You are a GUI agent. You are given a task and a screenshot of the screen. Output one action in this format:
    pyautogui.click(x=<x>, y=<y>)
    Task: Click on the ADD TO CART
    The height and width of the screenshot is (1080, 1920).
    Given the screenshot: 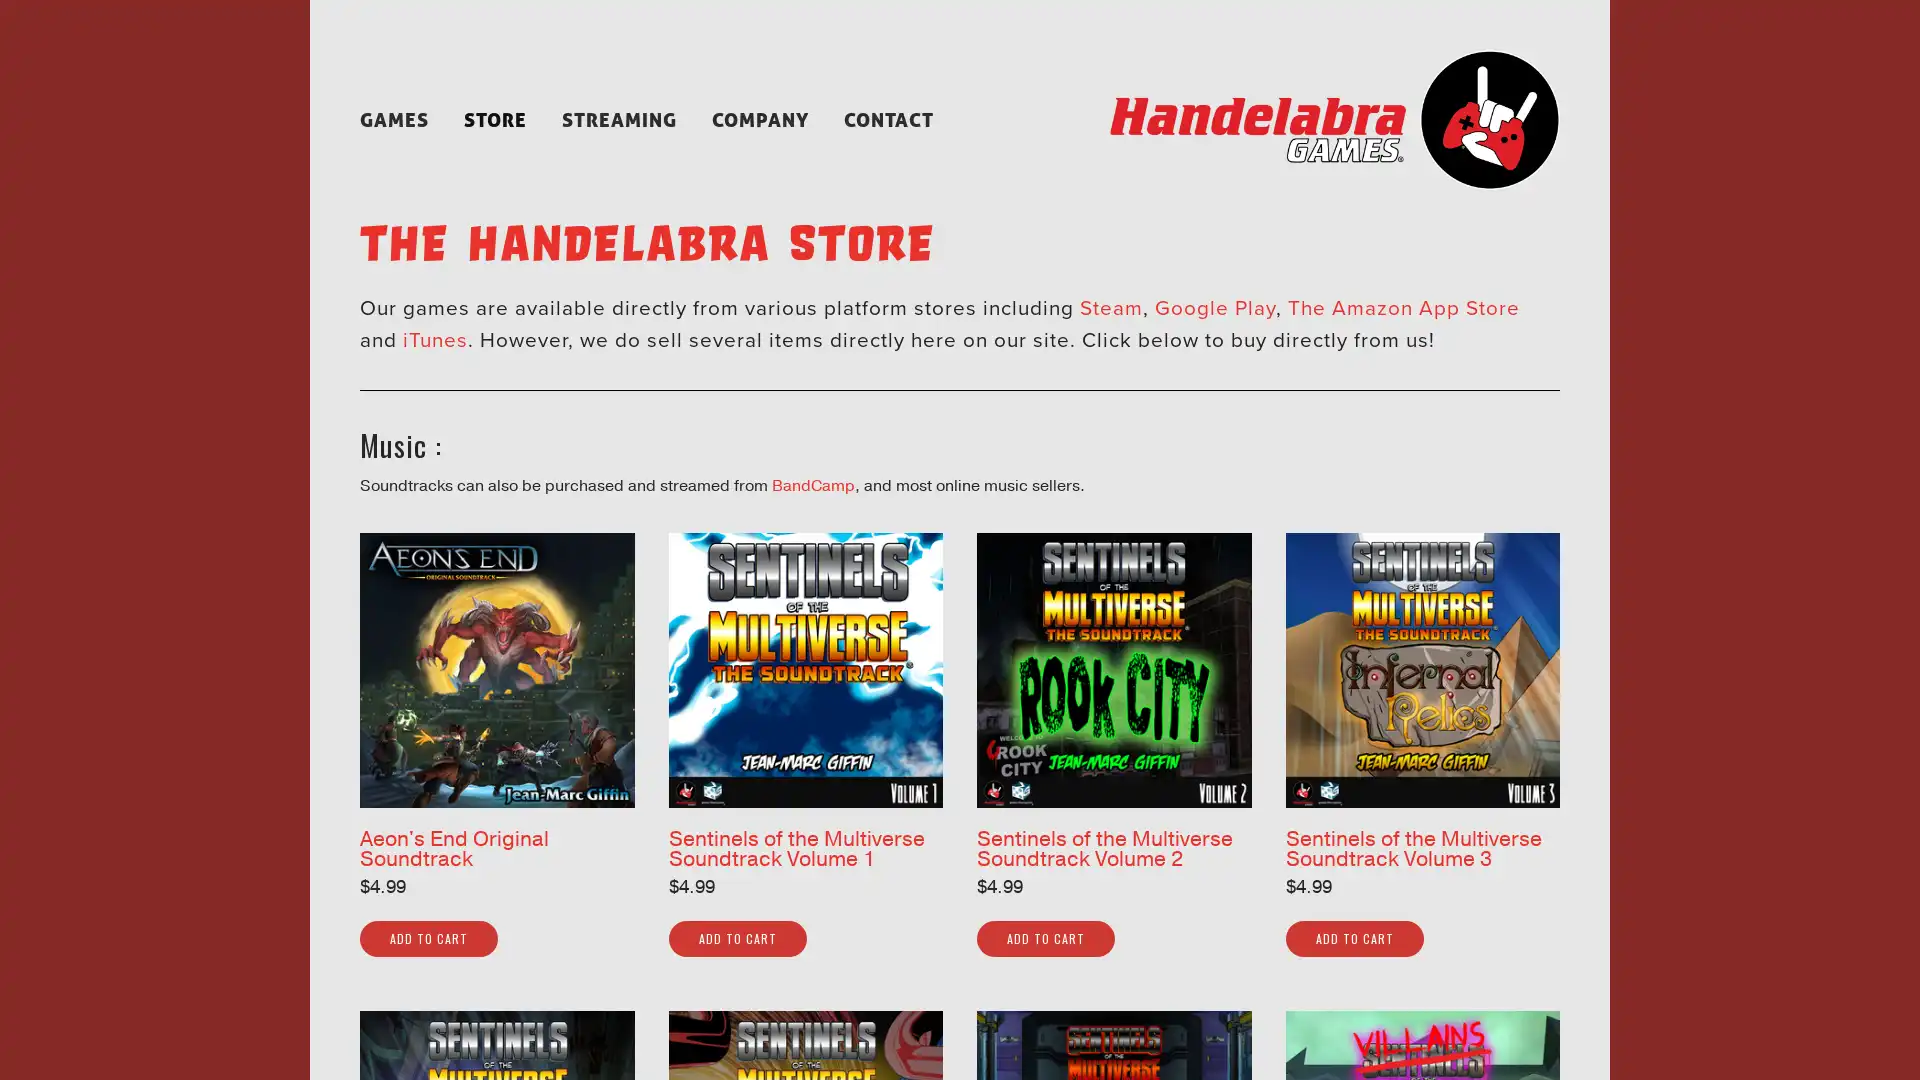 What is the action you would take?
    pyautogui.click(x=736, y=937)
    